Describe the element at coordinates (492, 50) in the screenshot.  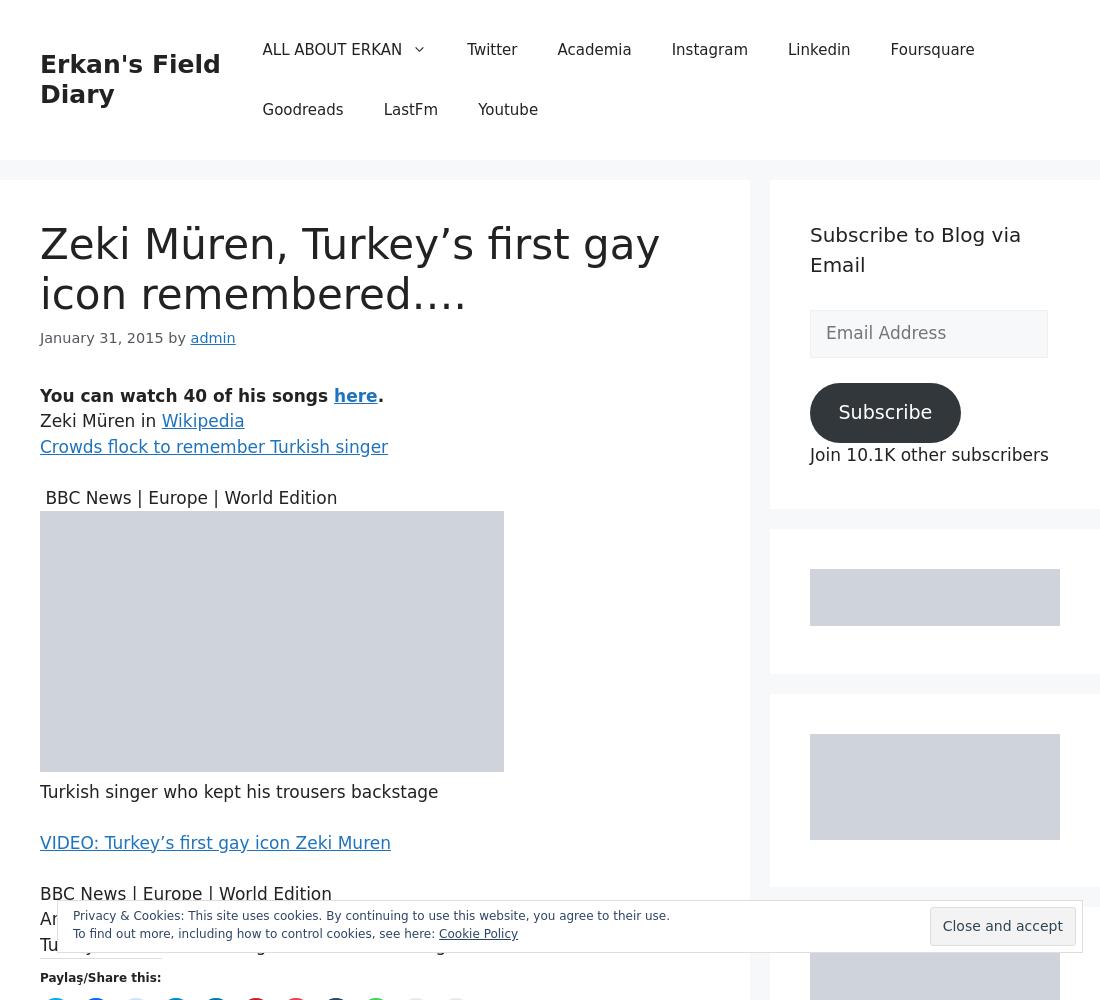
I see `'Twitter'` at that location.